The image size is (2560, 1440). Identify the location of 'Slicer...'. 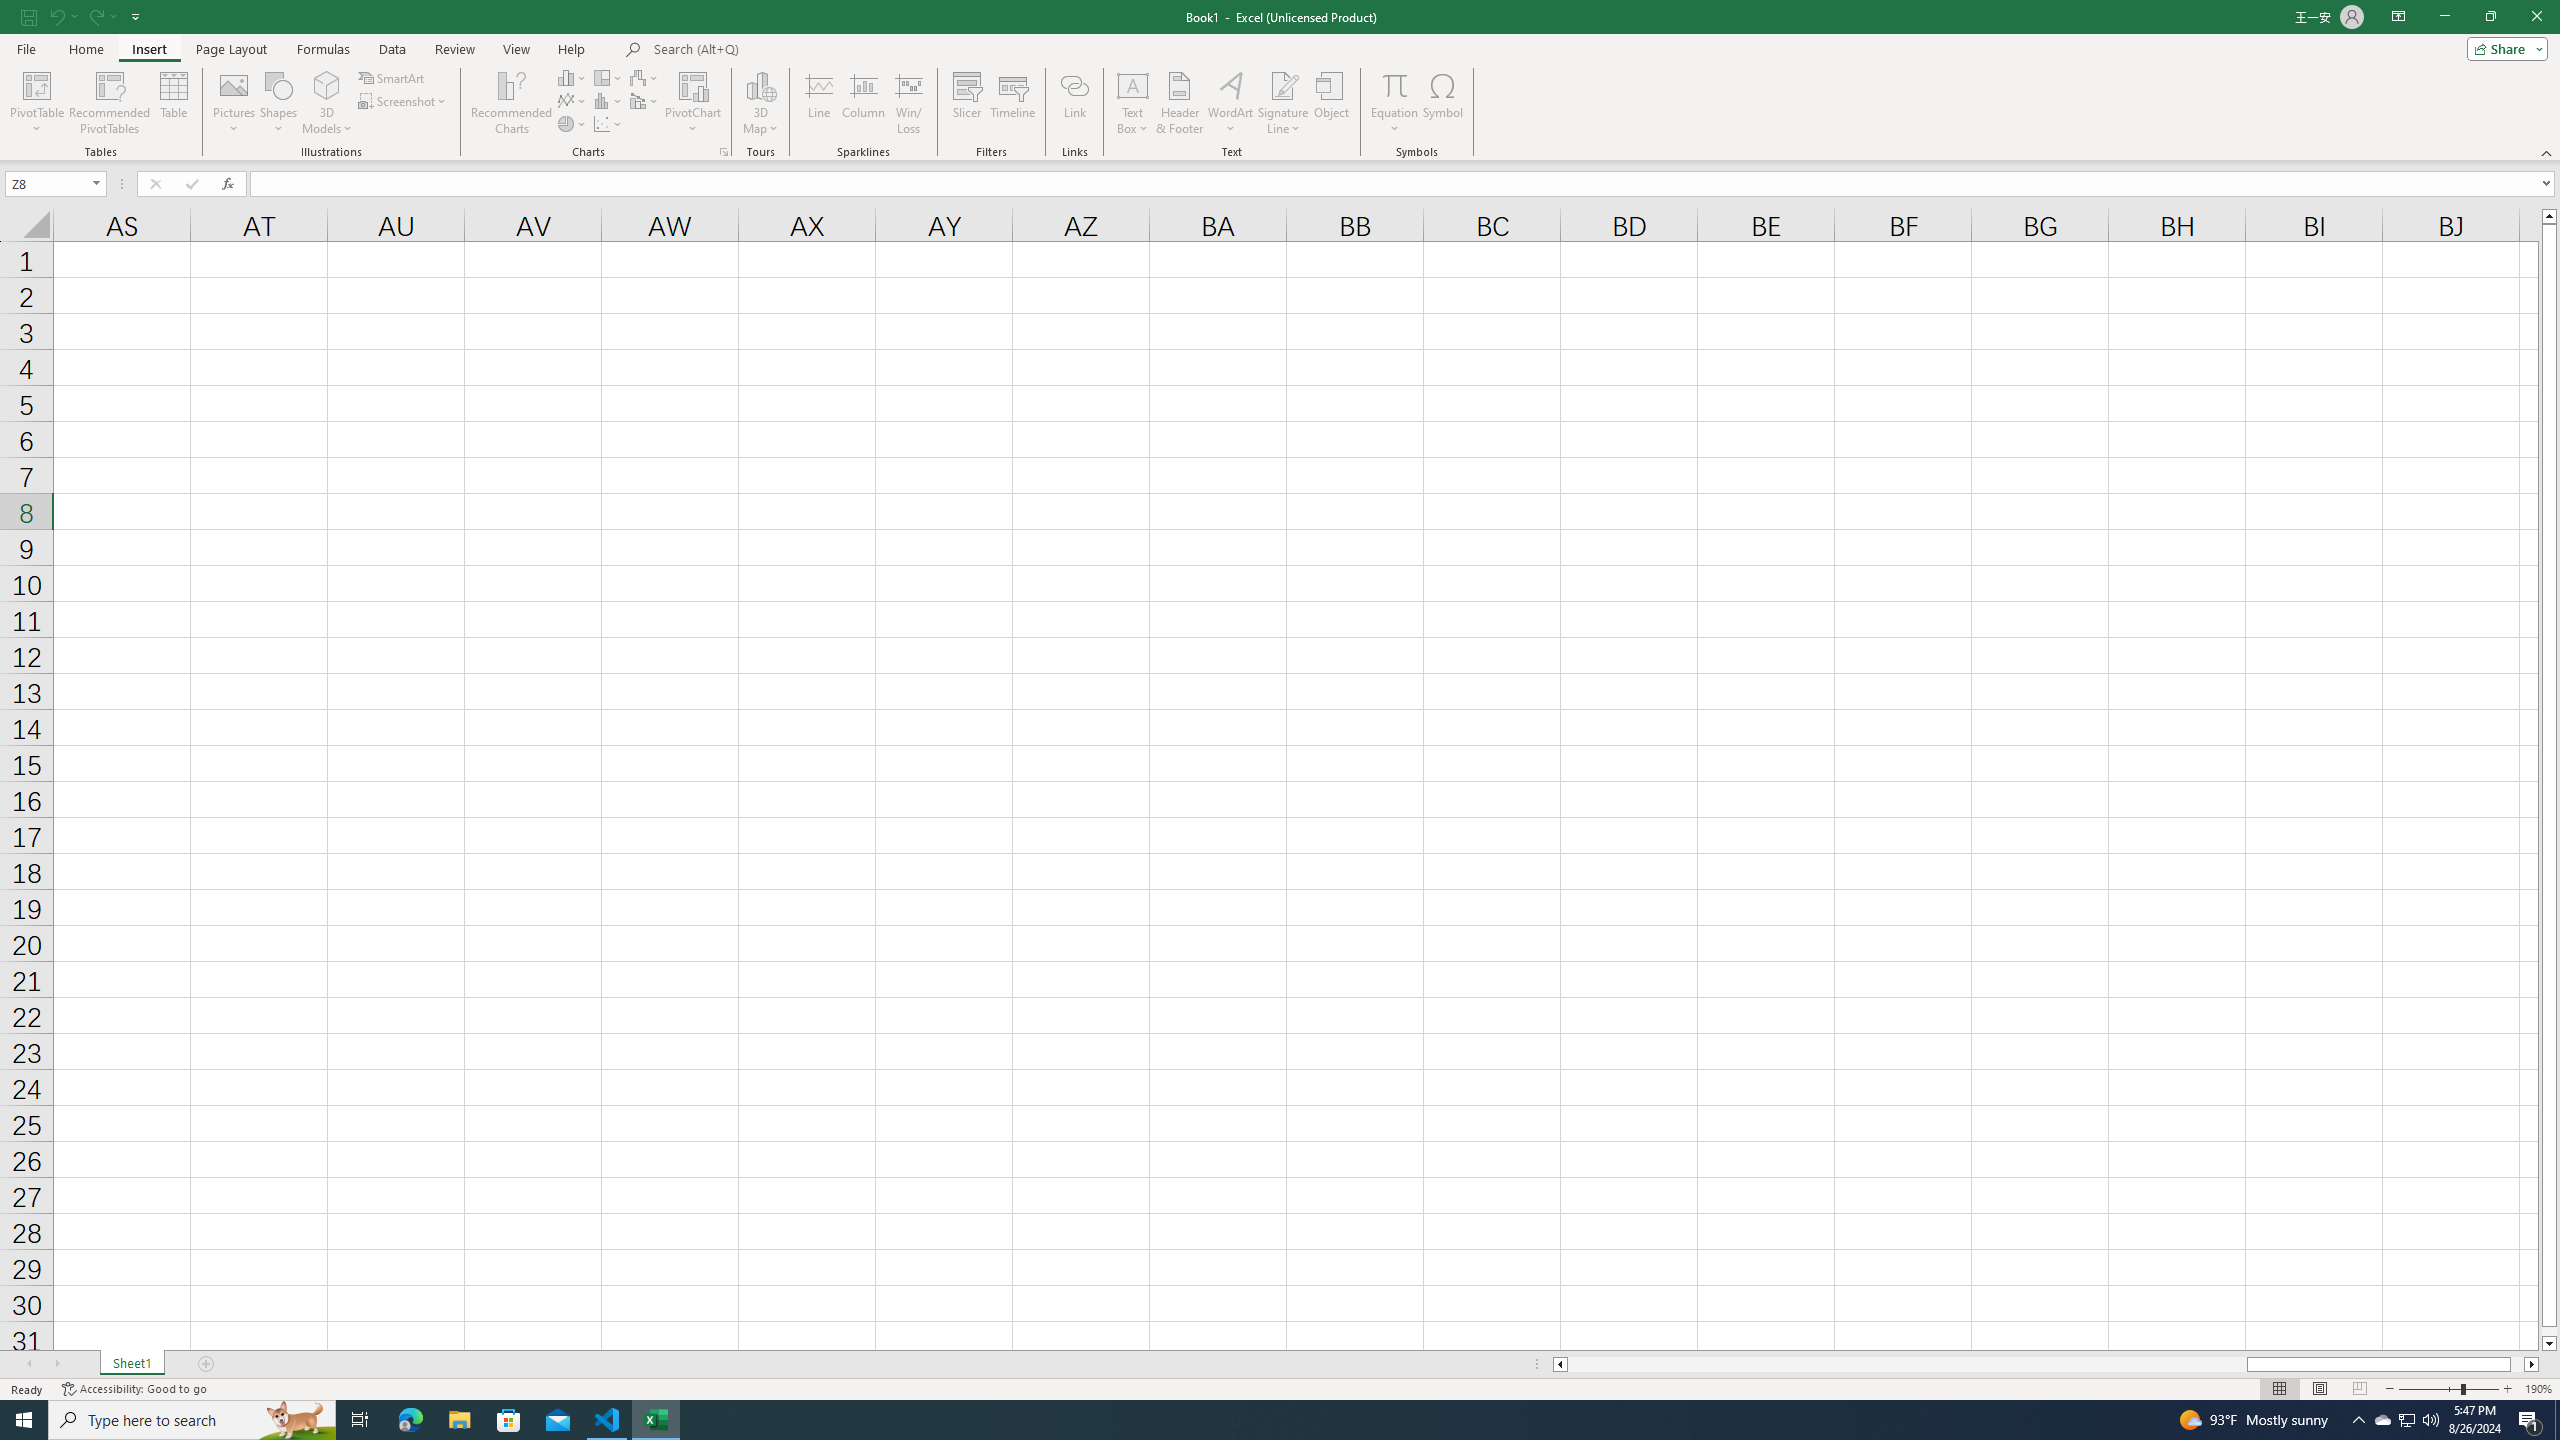
(966, 103).